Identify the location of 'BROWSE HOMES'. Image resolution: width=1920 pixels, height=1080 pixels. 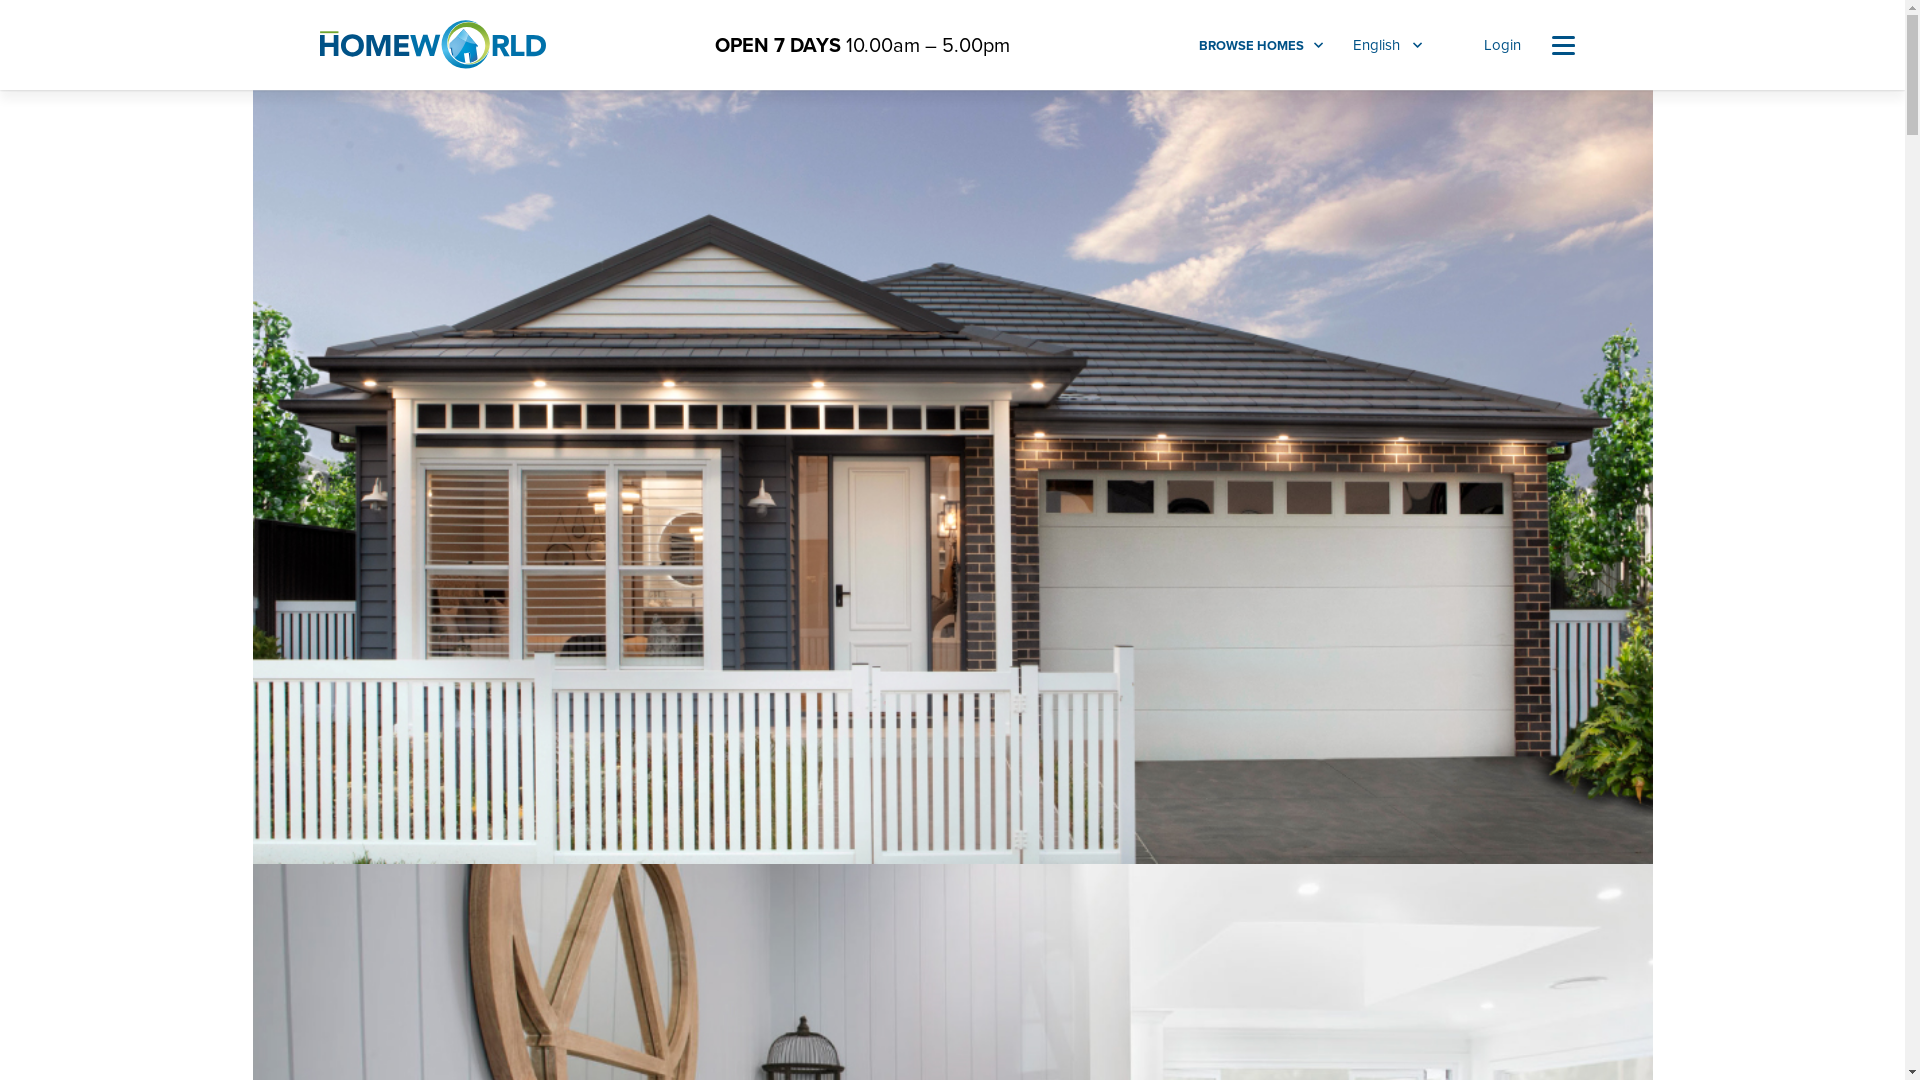
(1260, 45).